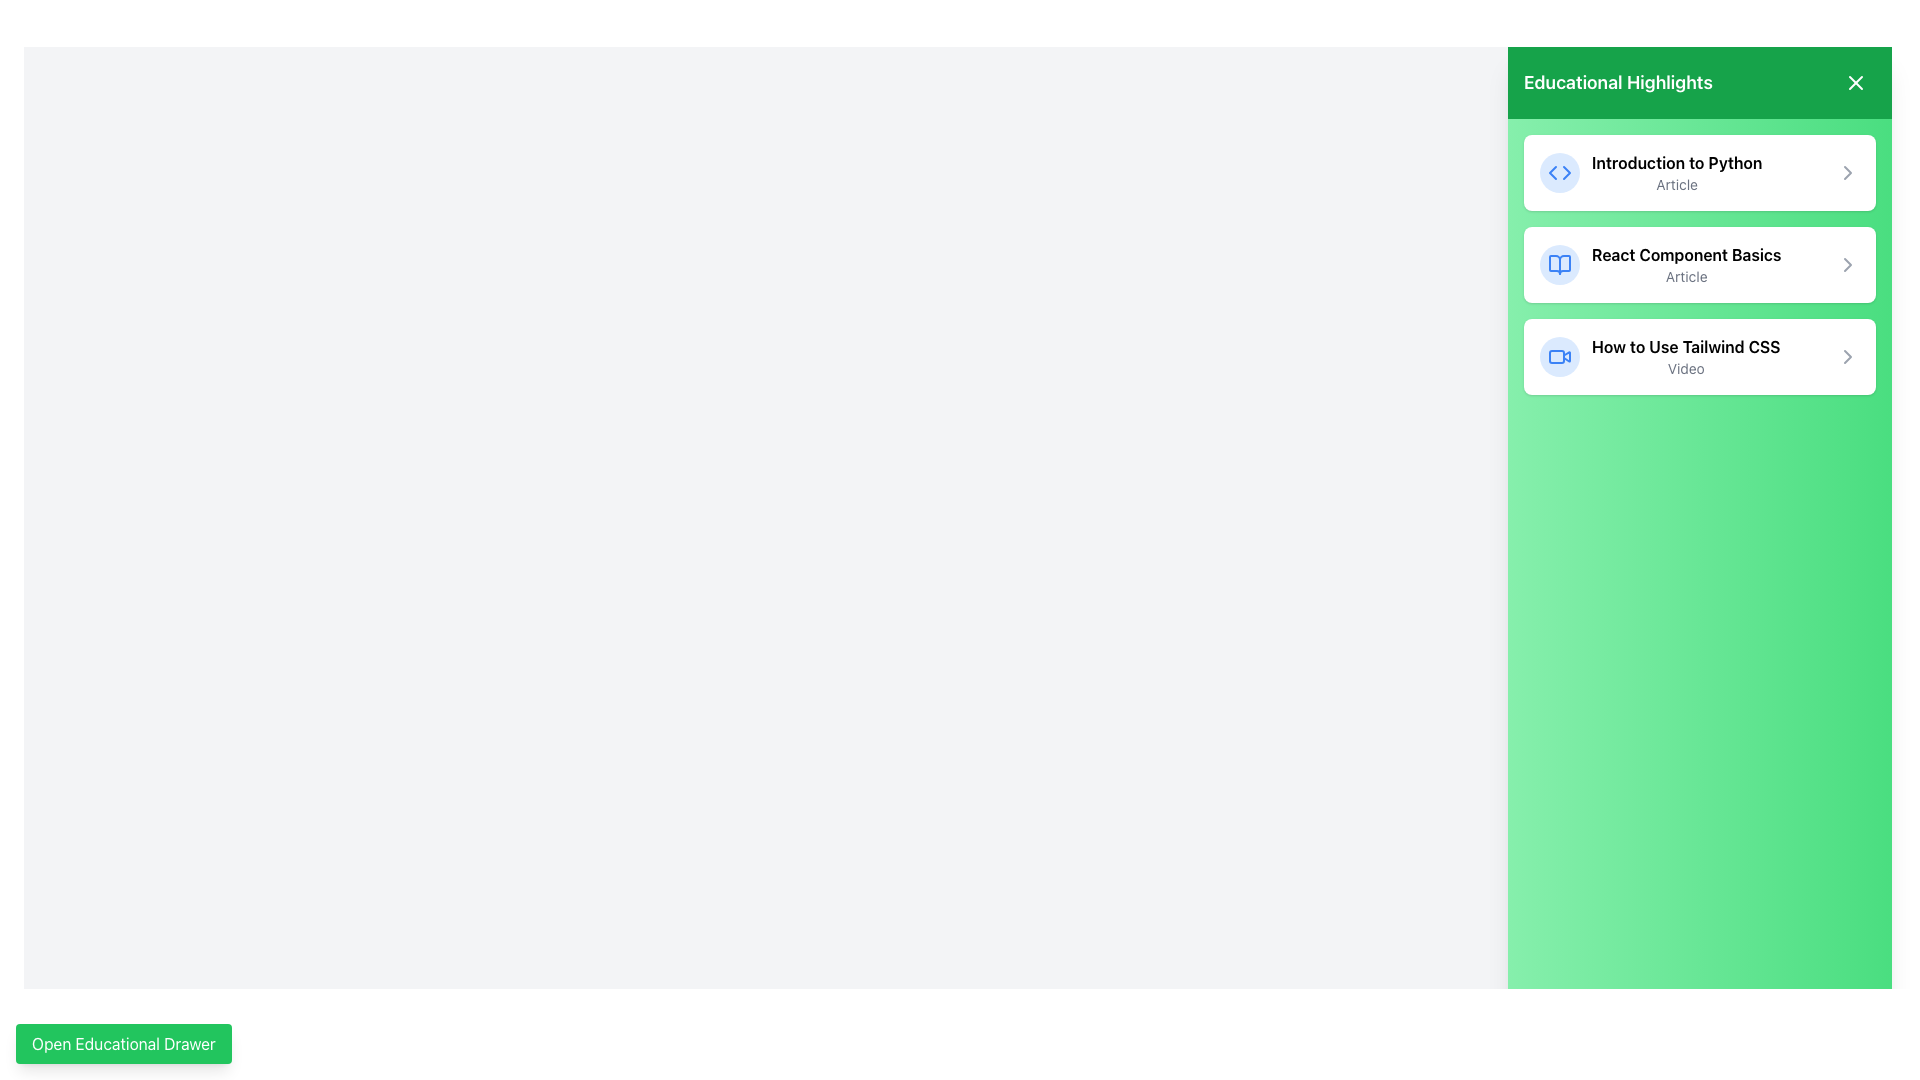 The height and width of the screenshot is (1080, 1920). Describe the element at coordinates (1855, 82) in the screenshot. I see `the 'X' shaped close button in the upper right corner of the green rectangle titled 'Educational Highlights'` at that location.